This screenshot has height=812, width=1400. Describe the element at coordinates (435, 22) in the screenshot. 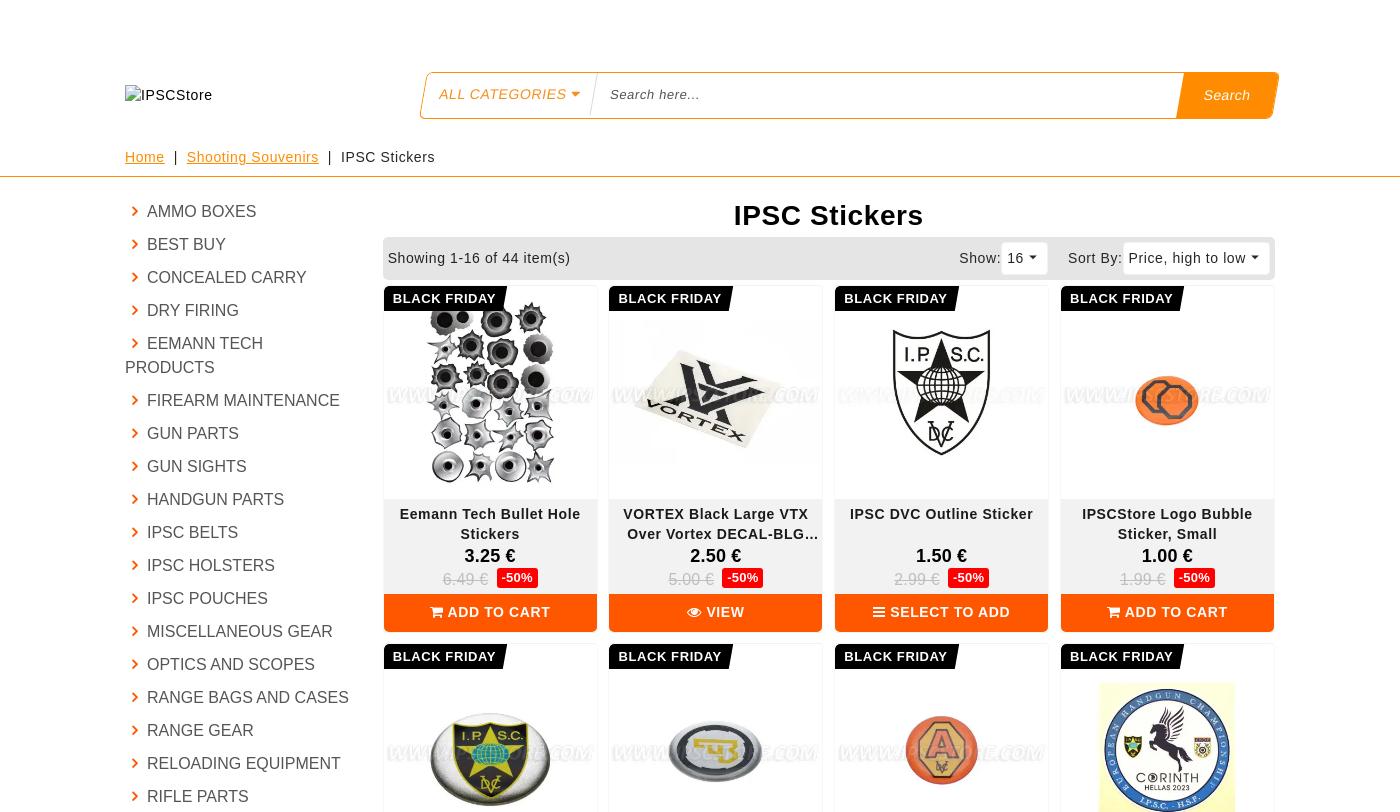

I see `'FAQ'` at that location.